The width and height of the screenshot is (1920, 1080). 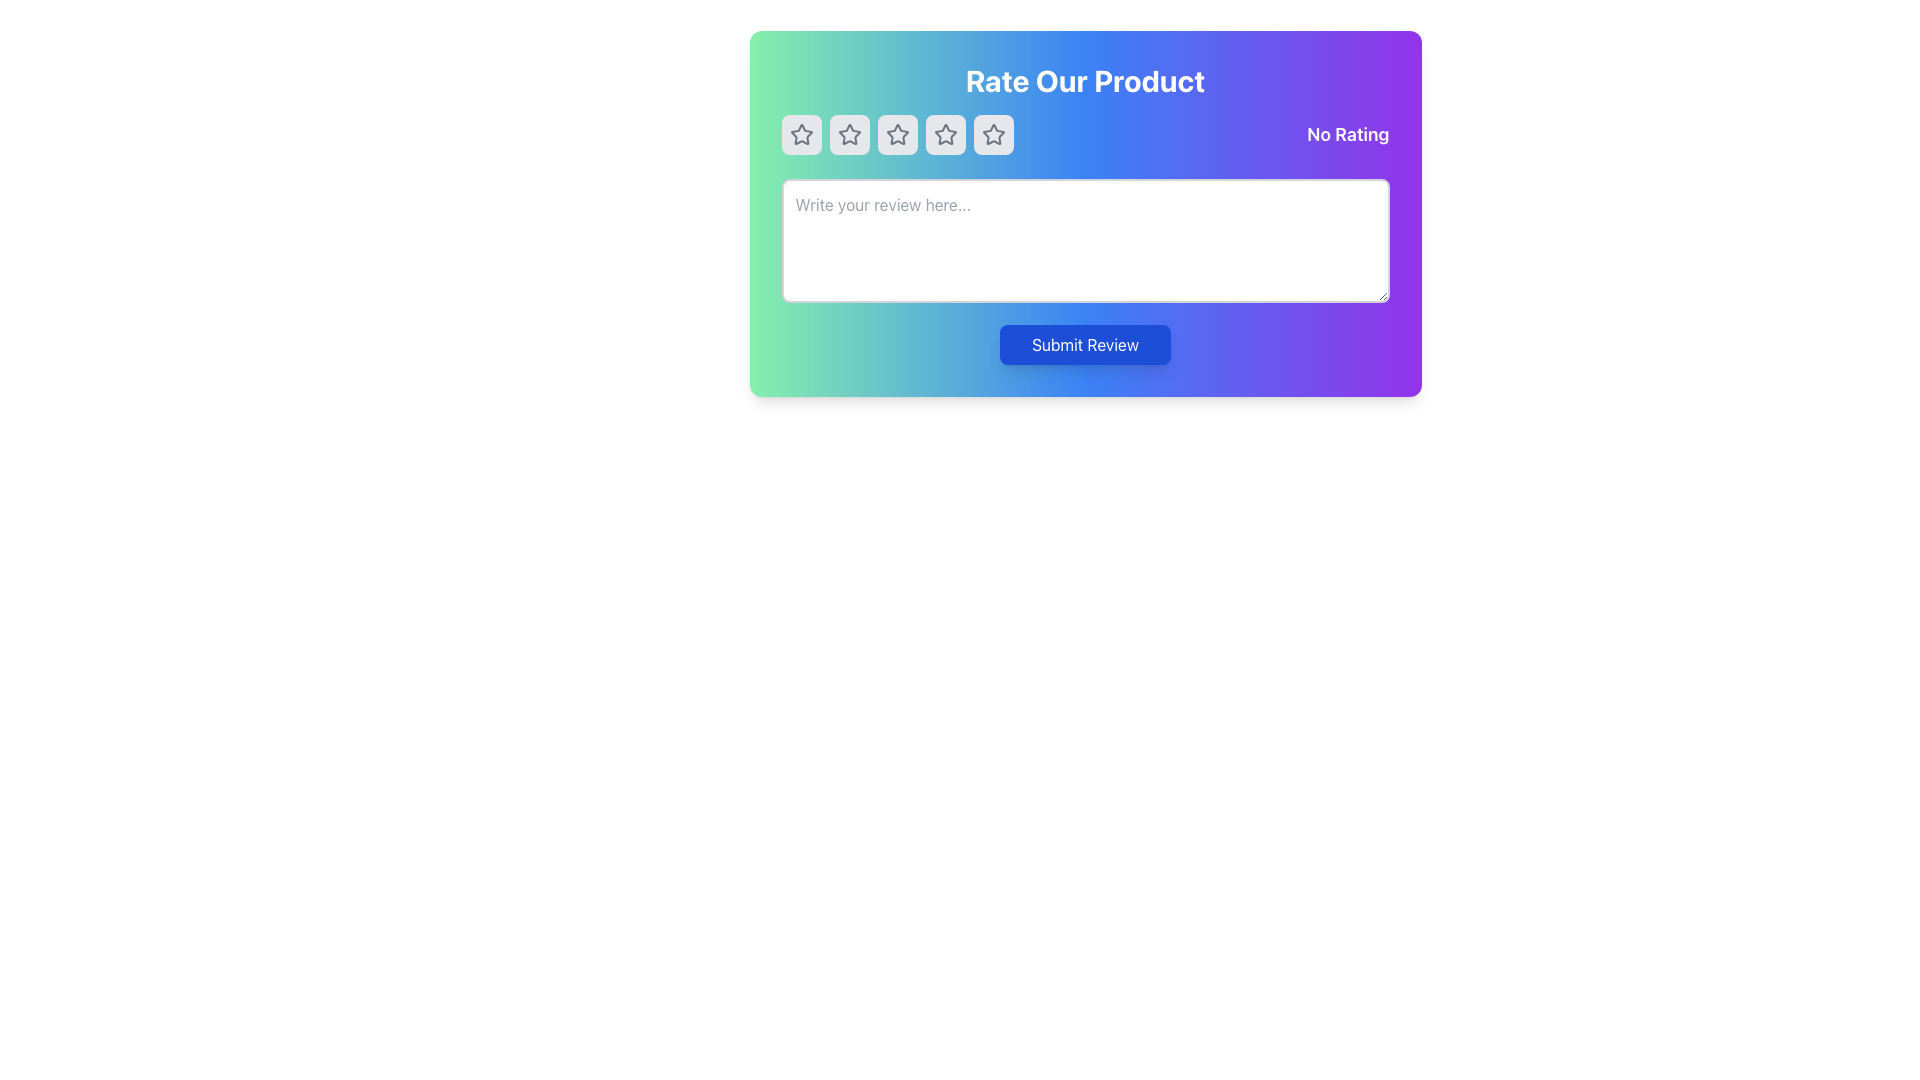 I want to click on the first star icon in the 'Rate Our Product' section, so click(x=801, y=135).